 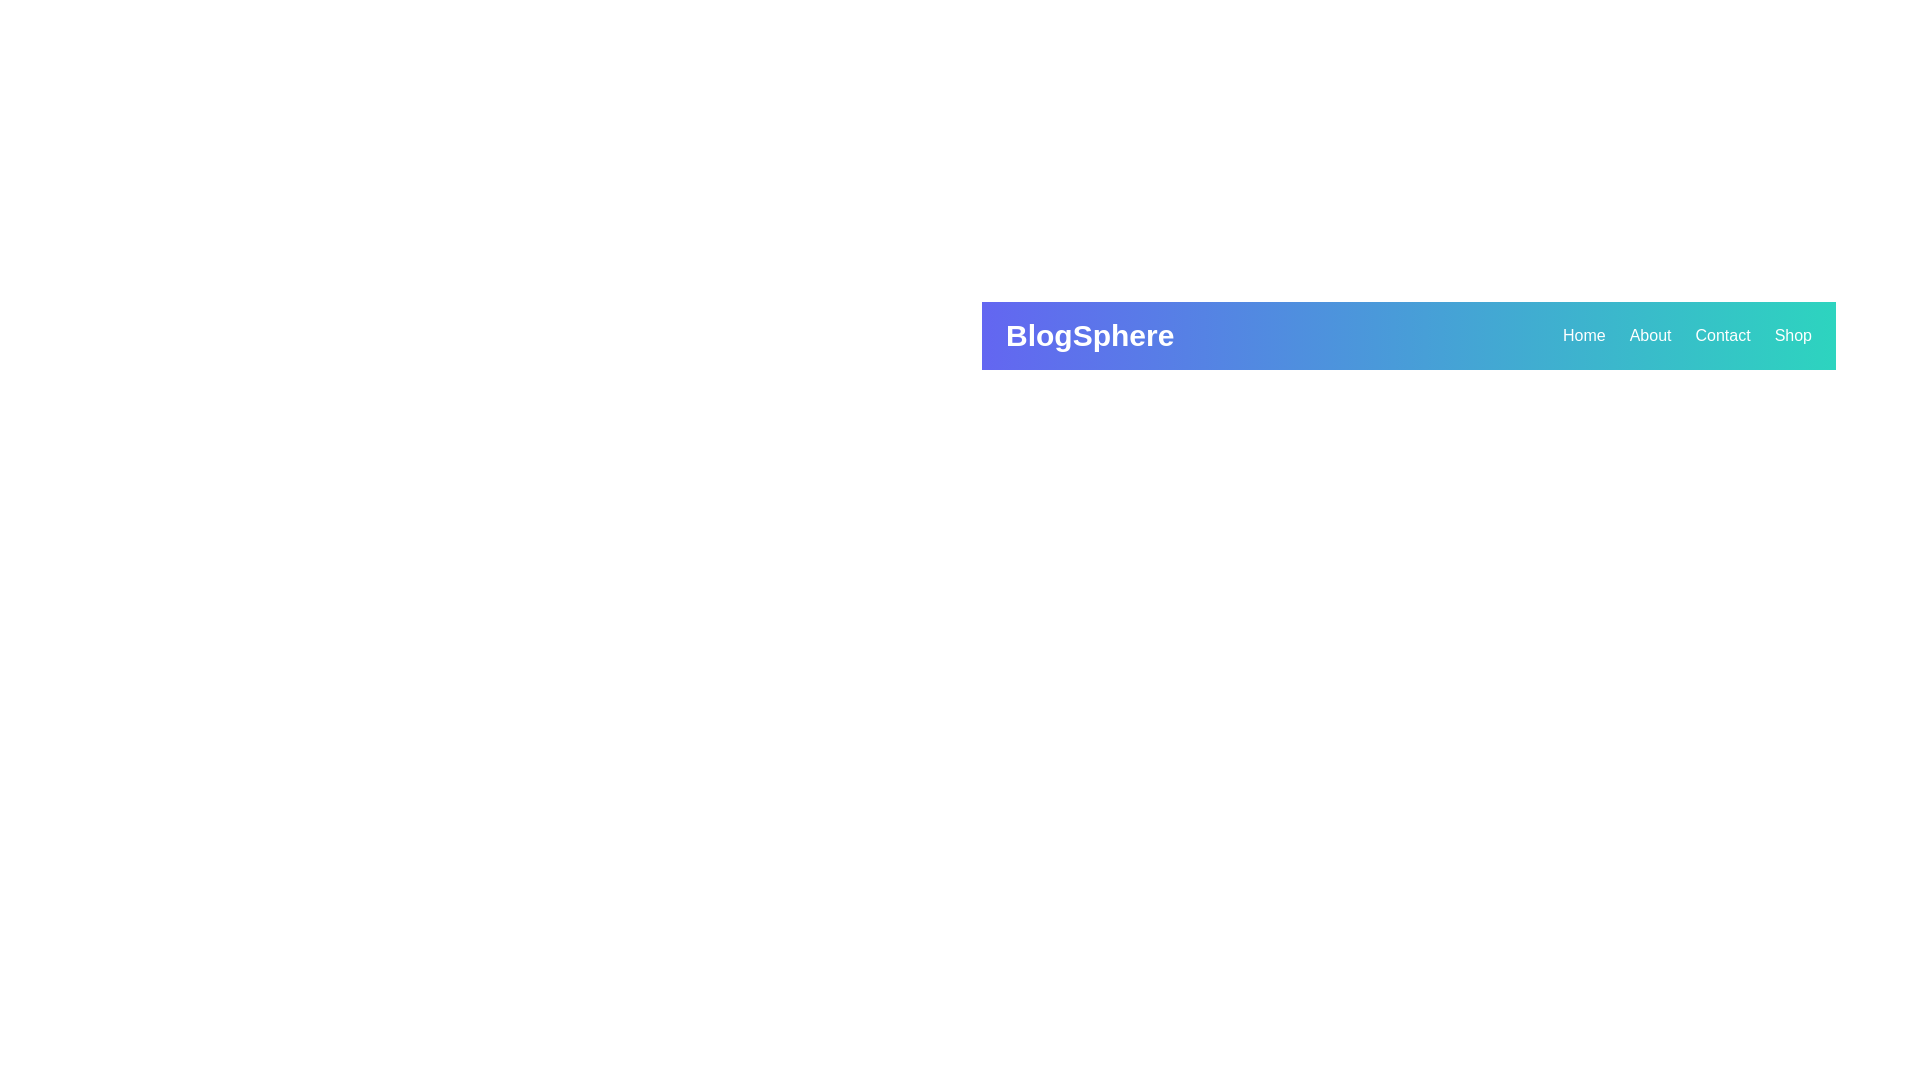 I want to click on the 'About' link in the navigation bar, so click(x=1650, y=334).